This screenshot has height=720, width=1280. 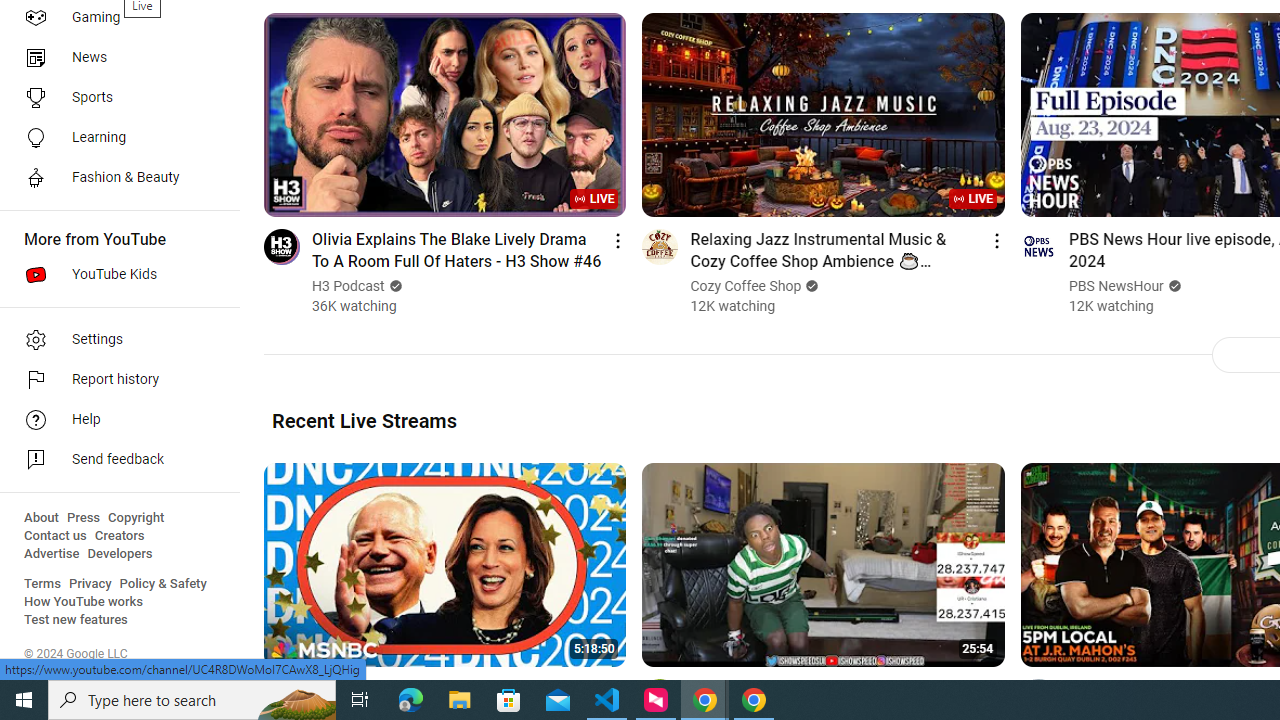 What do you see at coordinates (89, 584) in the screenshot?
I see `'Privacy'` at bounding box center [89, 584].